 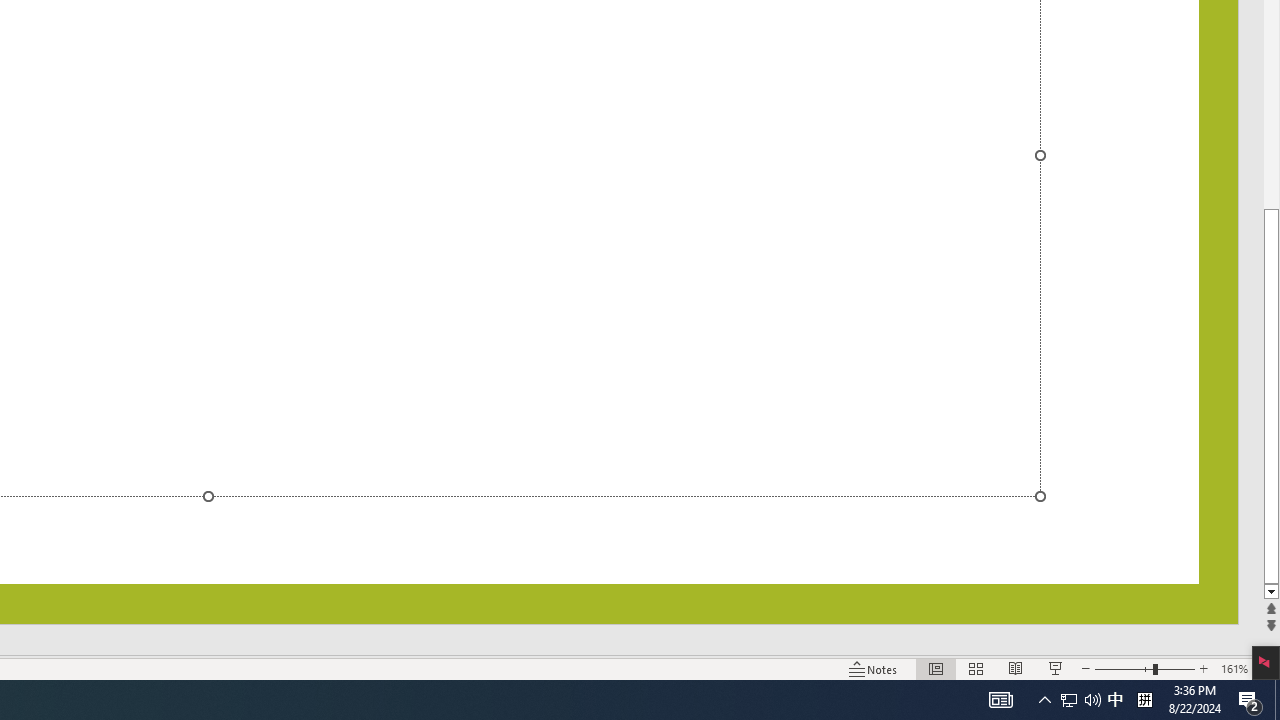 I want to click on 'Slide Sorter', so click(x=976, y=669).